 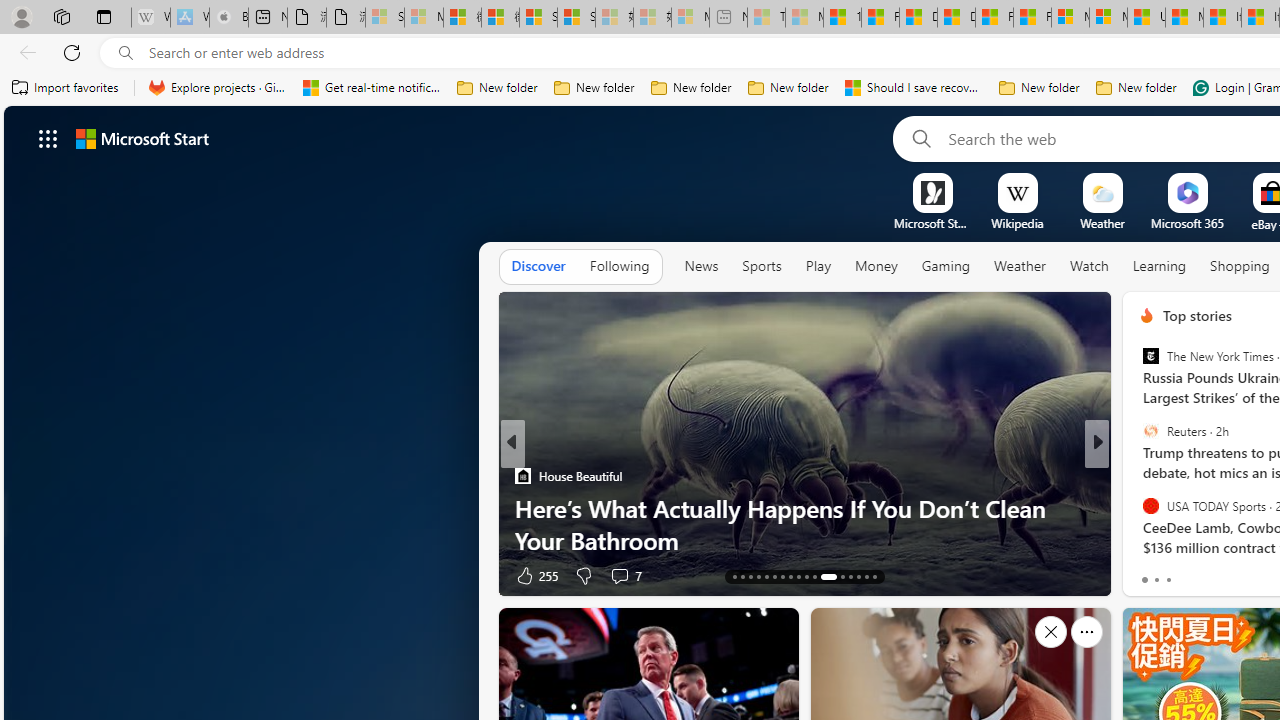 What do you see at coordinates (858, 577) in the screenshot?
I see `'AutomationID: tab-31'` at bounding box center [858, 577].